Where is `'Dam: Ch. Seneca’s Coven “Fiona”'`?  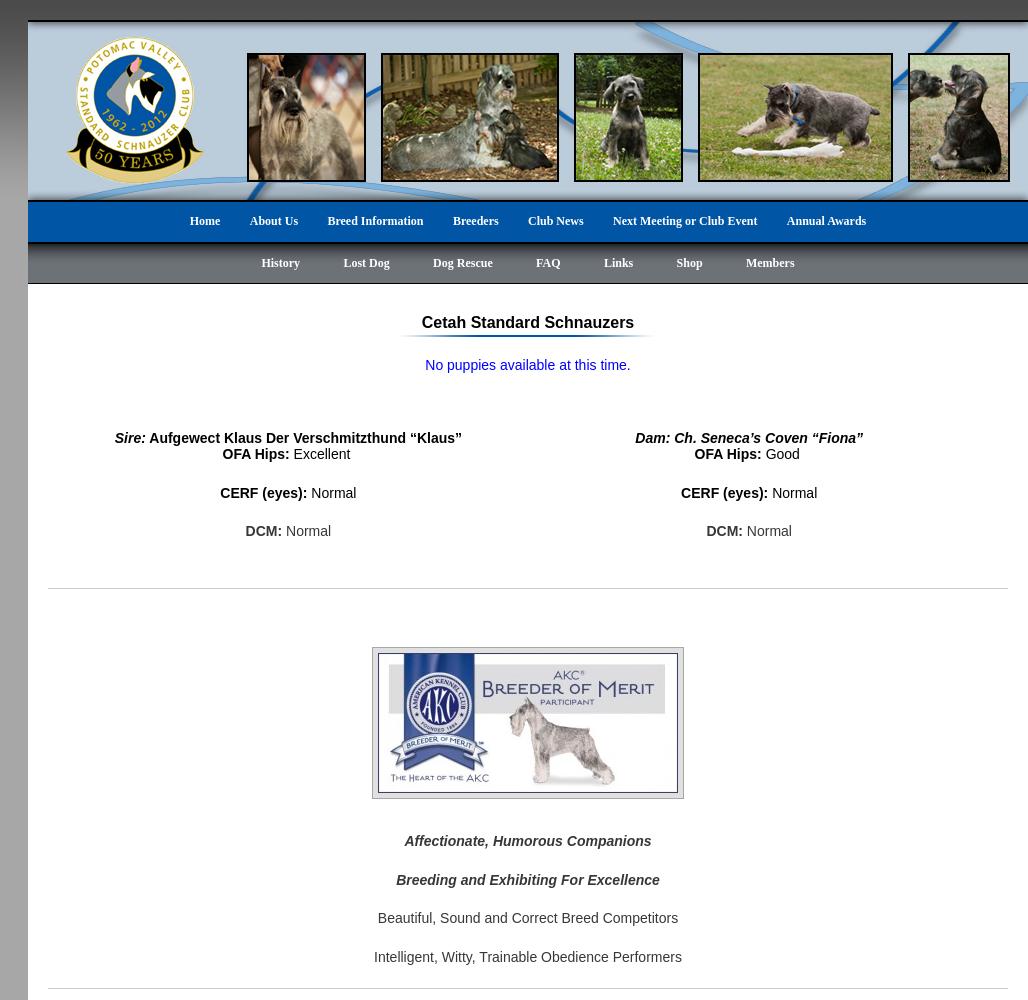
'Dam: Ch. Seneca’s Coven “Fiona”' is located at coordinates (748, 437).